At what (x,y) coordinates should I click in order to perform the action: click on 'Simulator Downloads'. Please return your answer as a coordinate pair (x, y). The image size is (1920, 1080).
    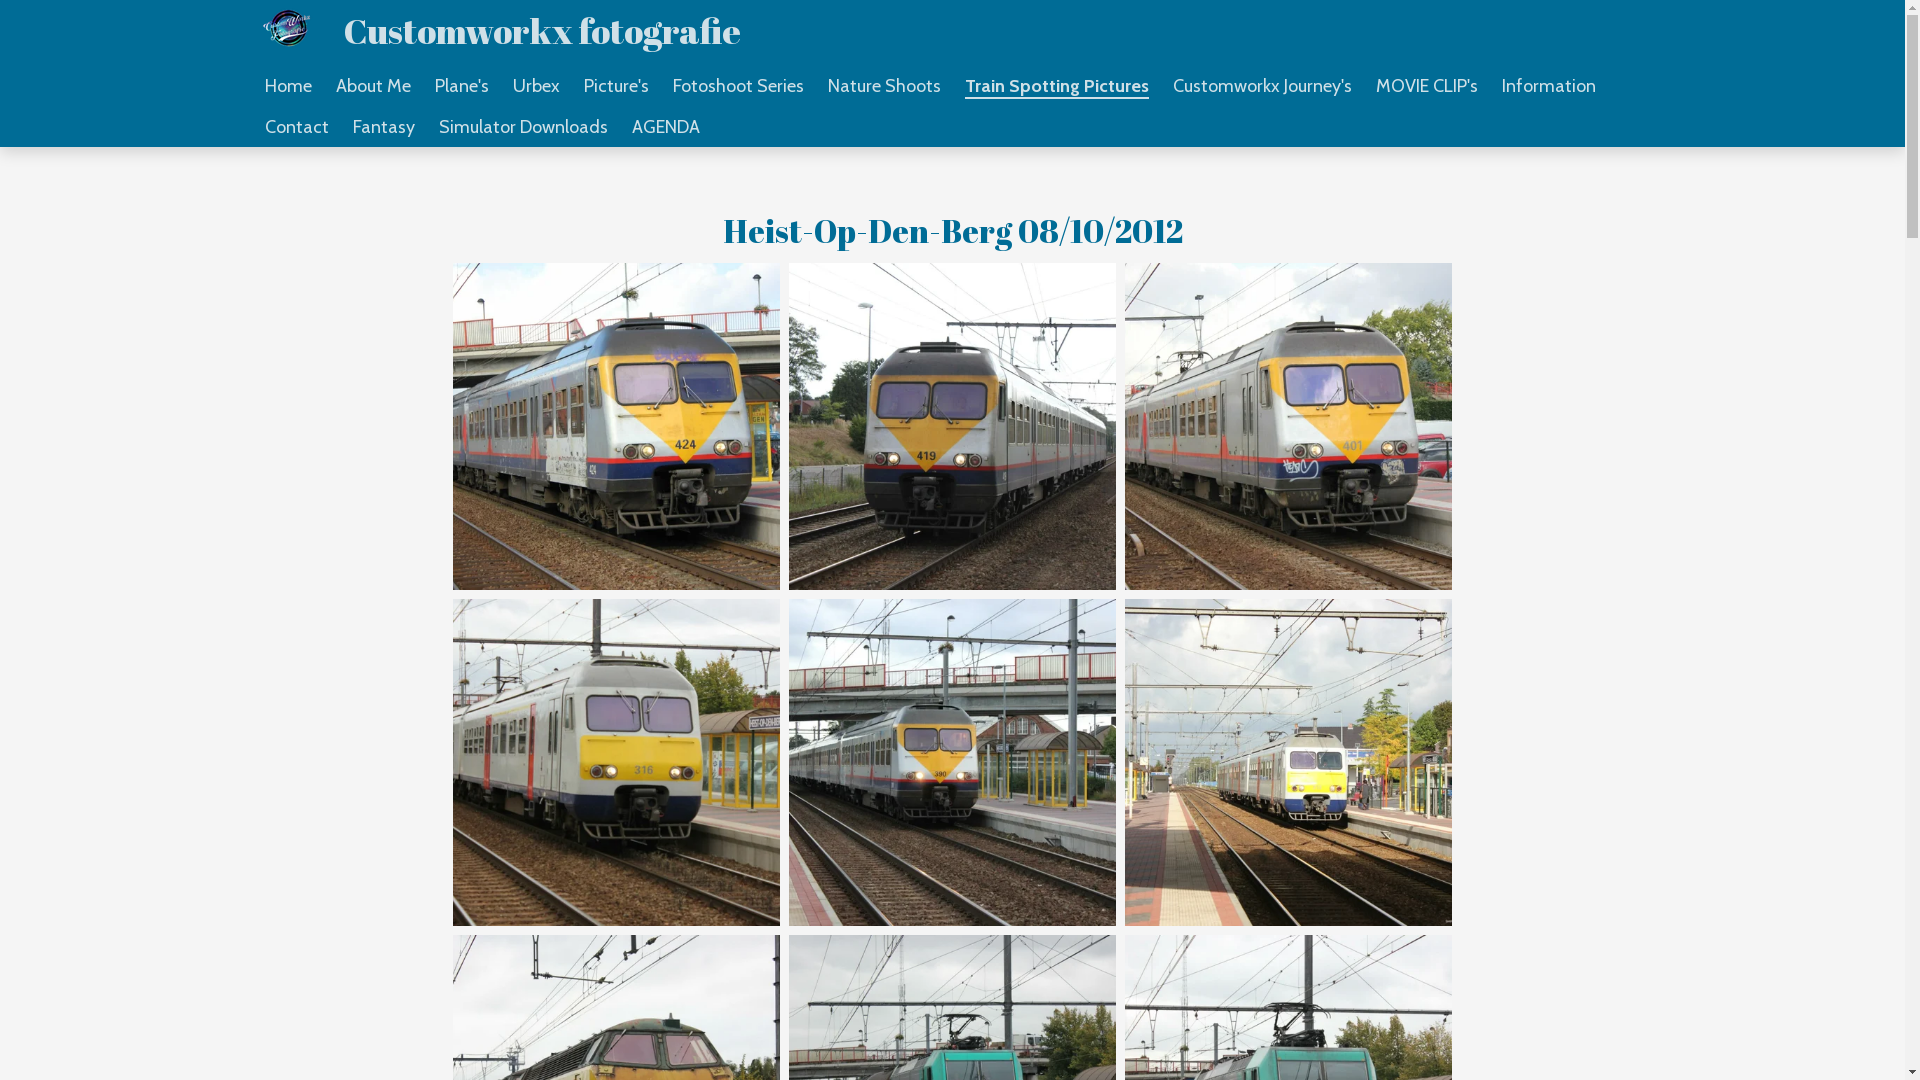
    Looking at the image, I should click on (522, 127).